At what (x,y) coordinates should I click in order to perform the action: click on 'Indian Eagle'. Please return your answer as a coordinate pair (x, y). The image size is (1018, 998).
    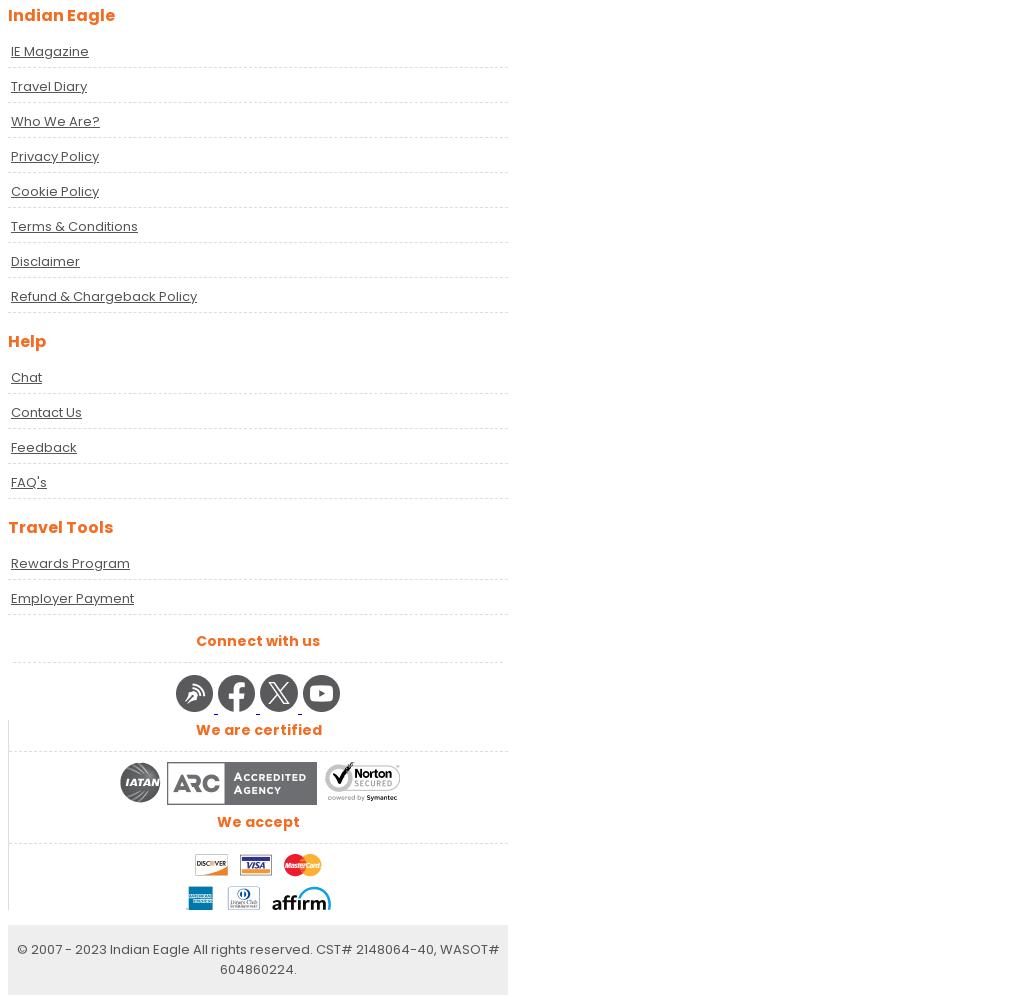
    Looking at the image, I should click on (7, 14).